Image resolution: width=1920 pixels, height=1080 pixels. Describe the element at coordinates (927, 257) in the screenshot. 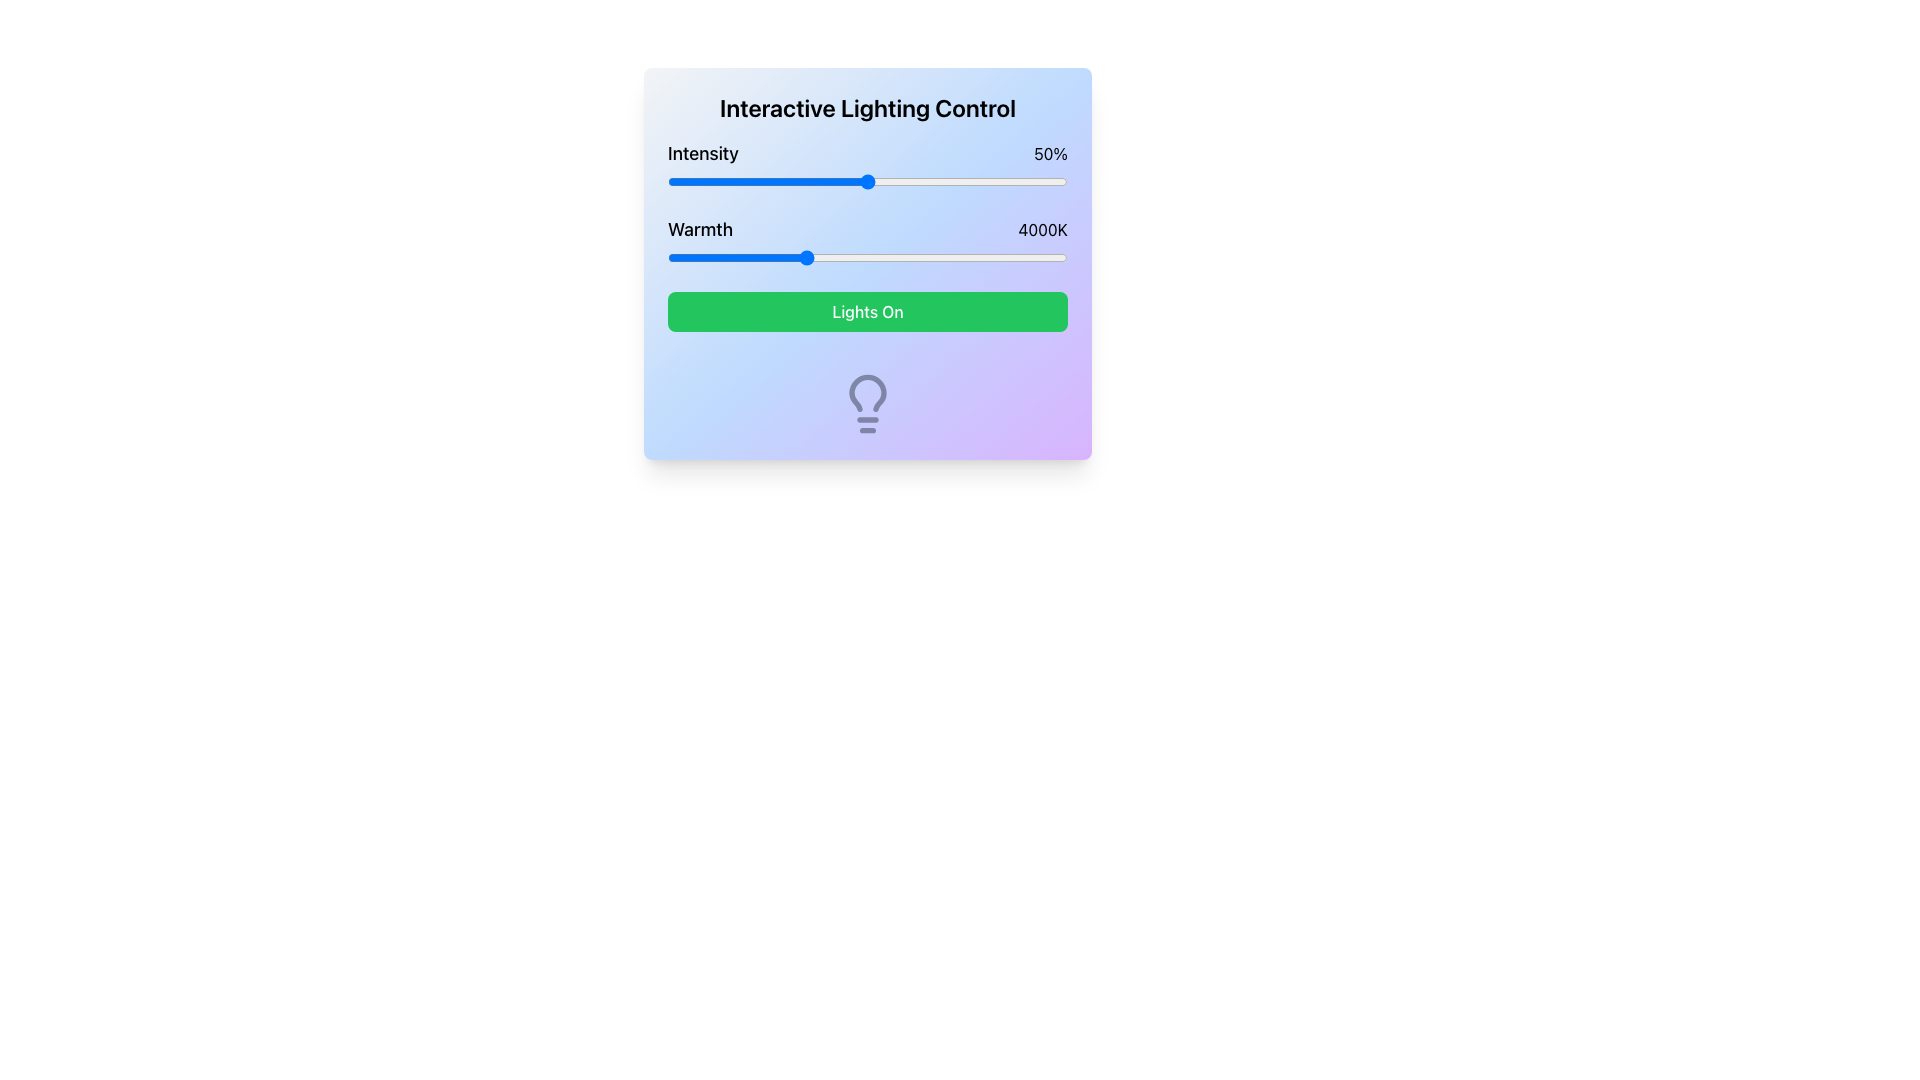

I see `warmth` at that location.